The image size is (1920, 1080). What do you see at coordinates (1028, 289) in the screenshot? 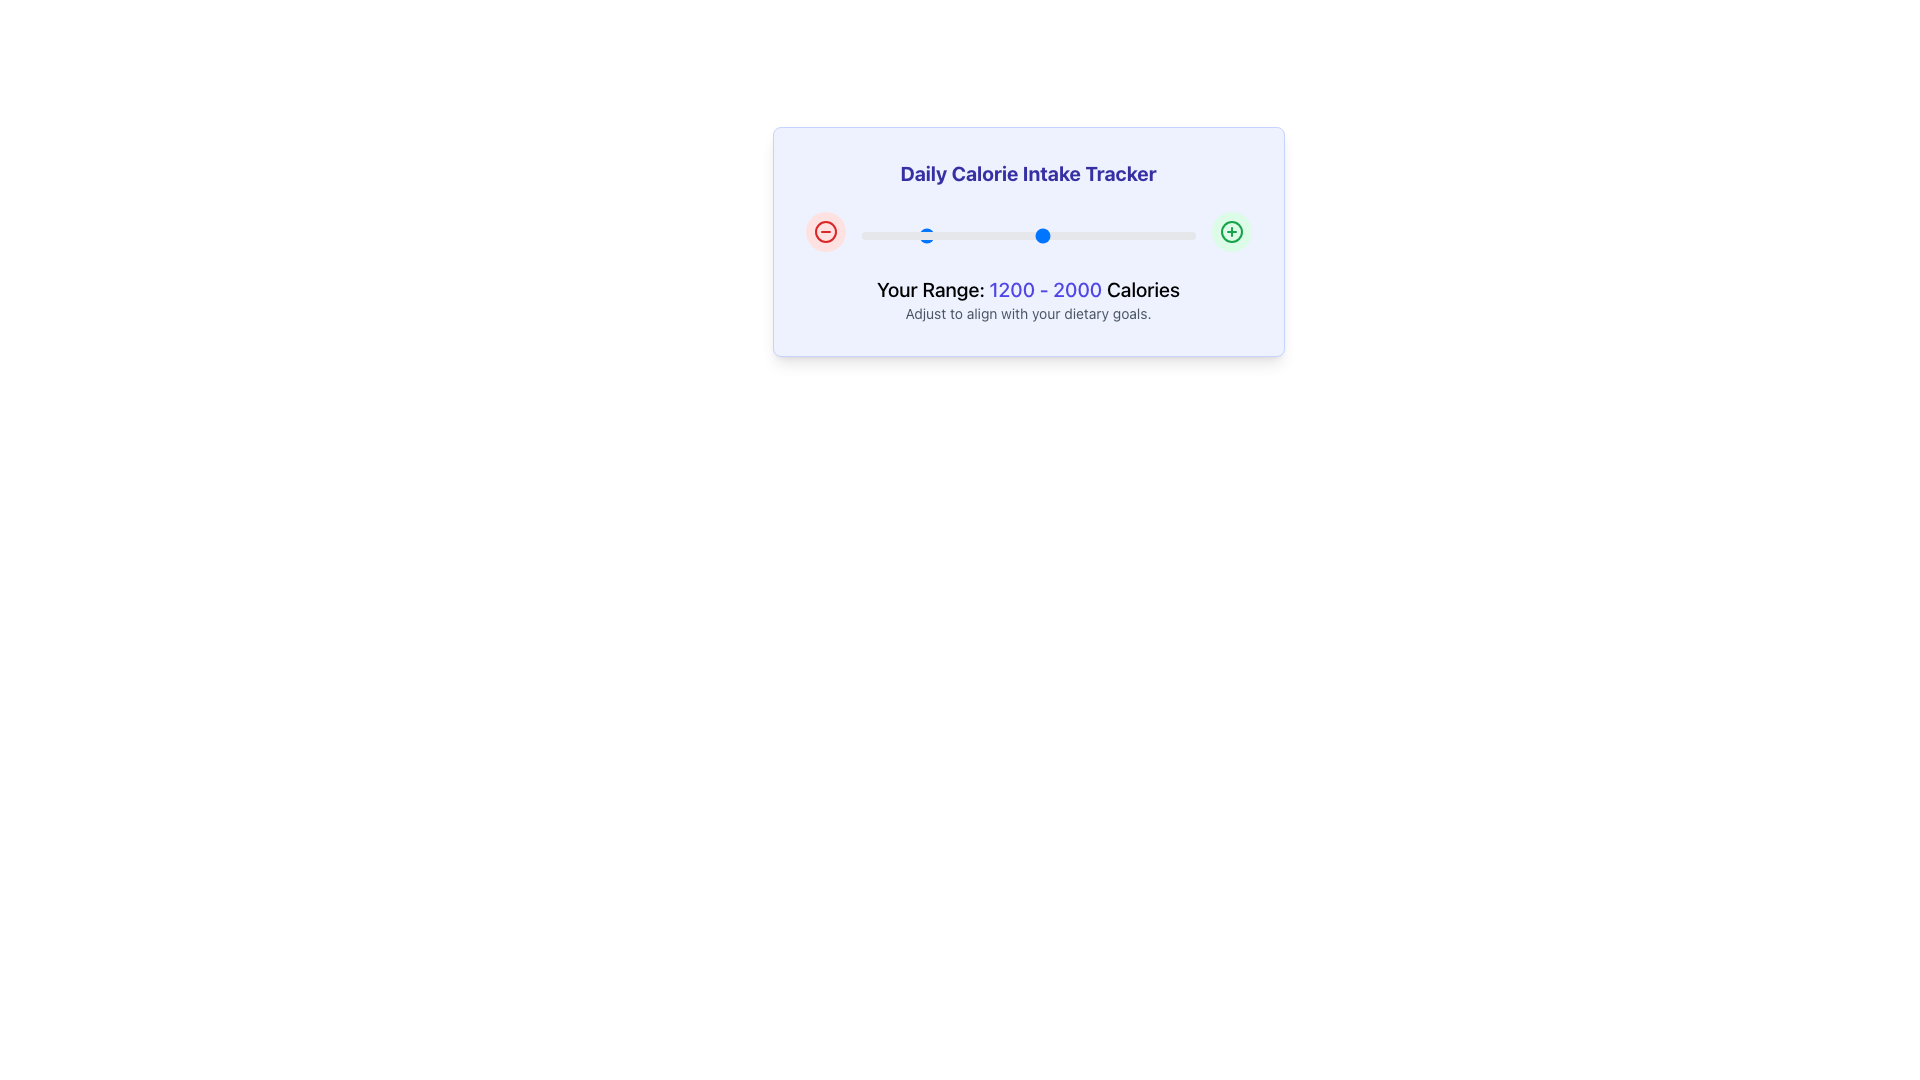
I see `the text display reading 'Your Range: 1200 - 2000 Calories', which is styled with a large font and highlighted in blue, located underneath the 'Daily Calorie Intake Tracker' slider` at bounding box center [1028, 289].